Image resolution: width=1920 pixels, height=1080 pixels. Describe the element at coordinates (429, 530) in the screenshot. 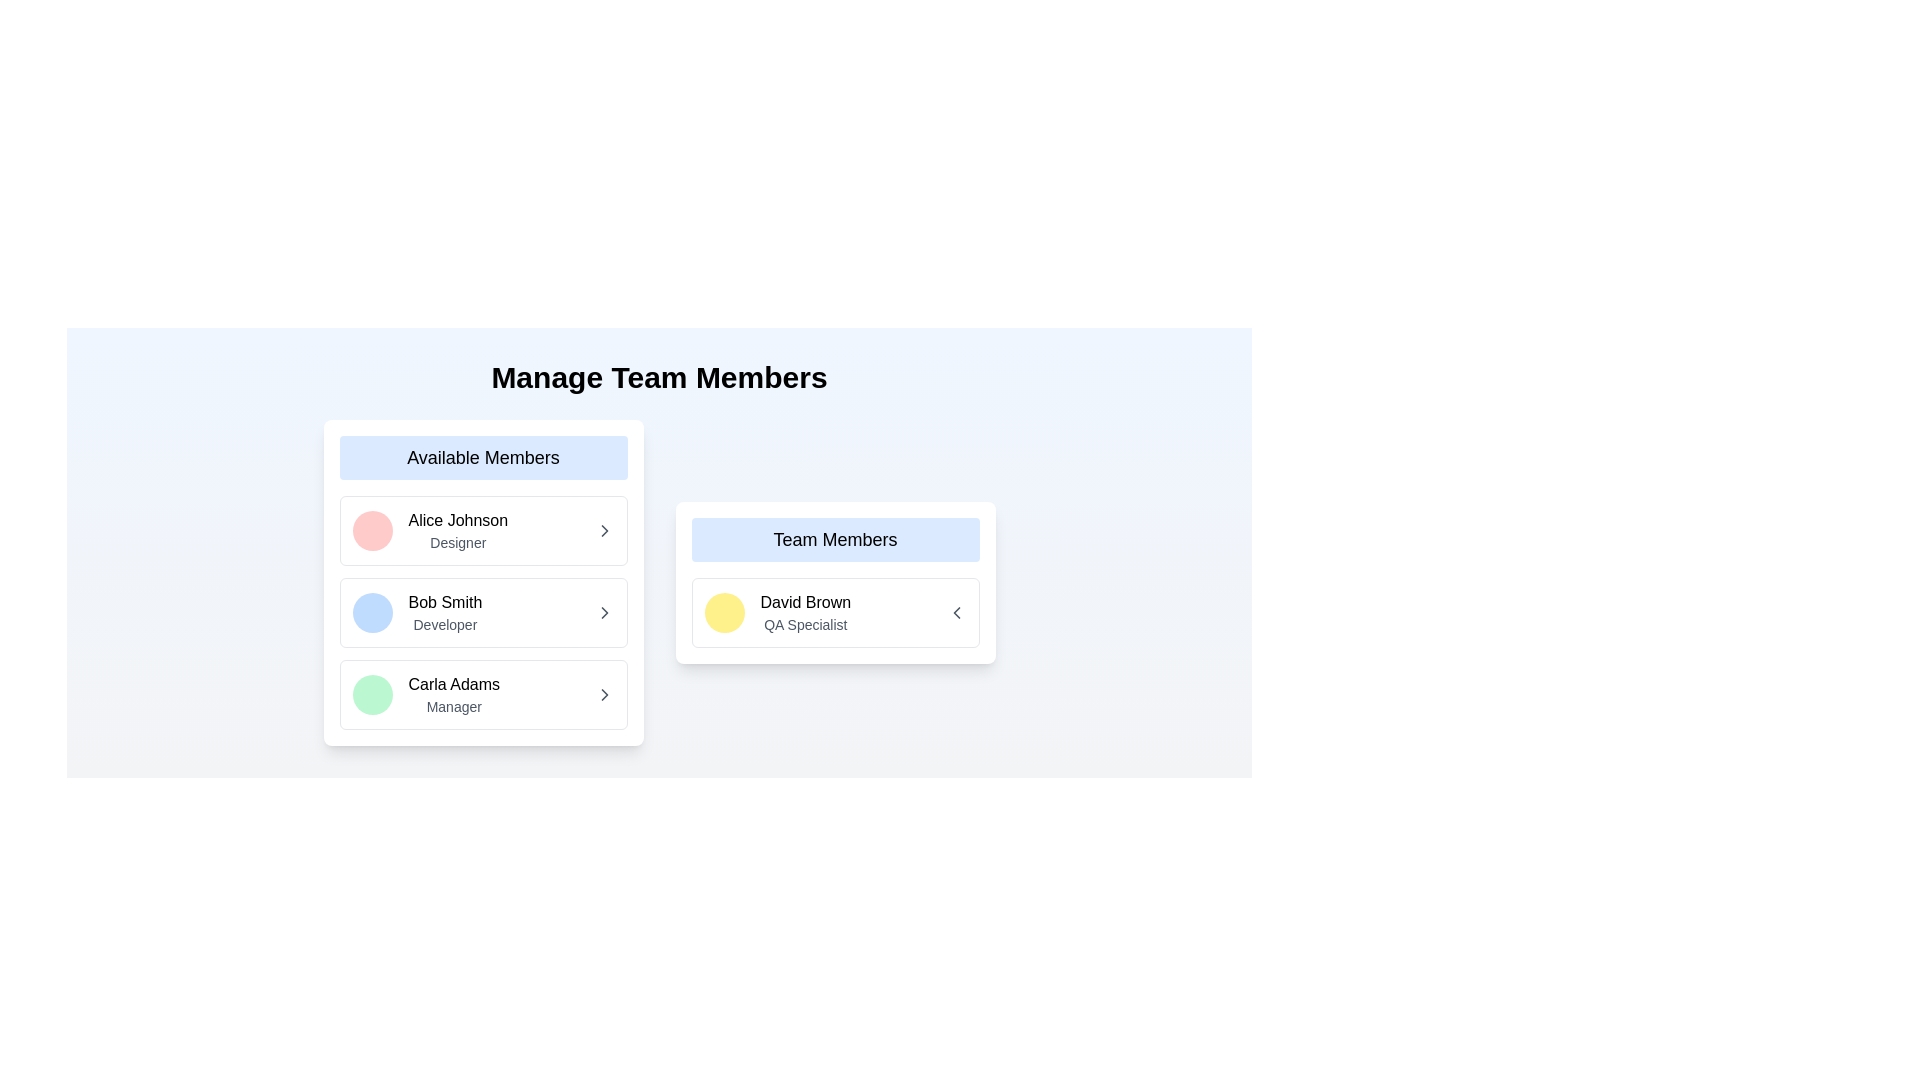

I see `the first team member entry in the 'Available Members' section` at that location.